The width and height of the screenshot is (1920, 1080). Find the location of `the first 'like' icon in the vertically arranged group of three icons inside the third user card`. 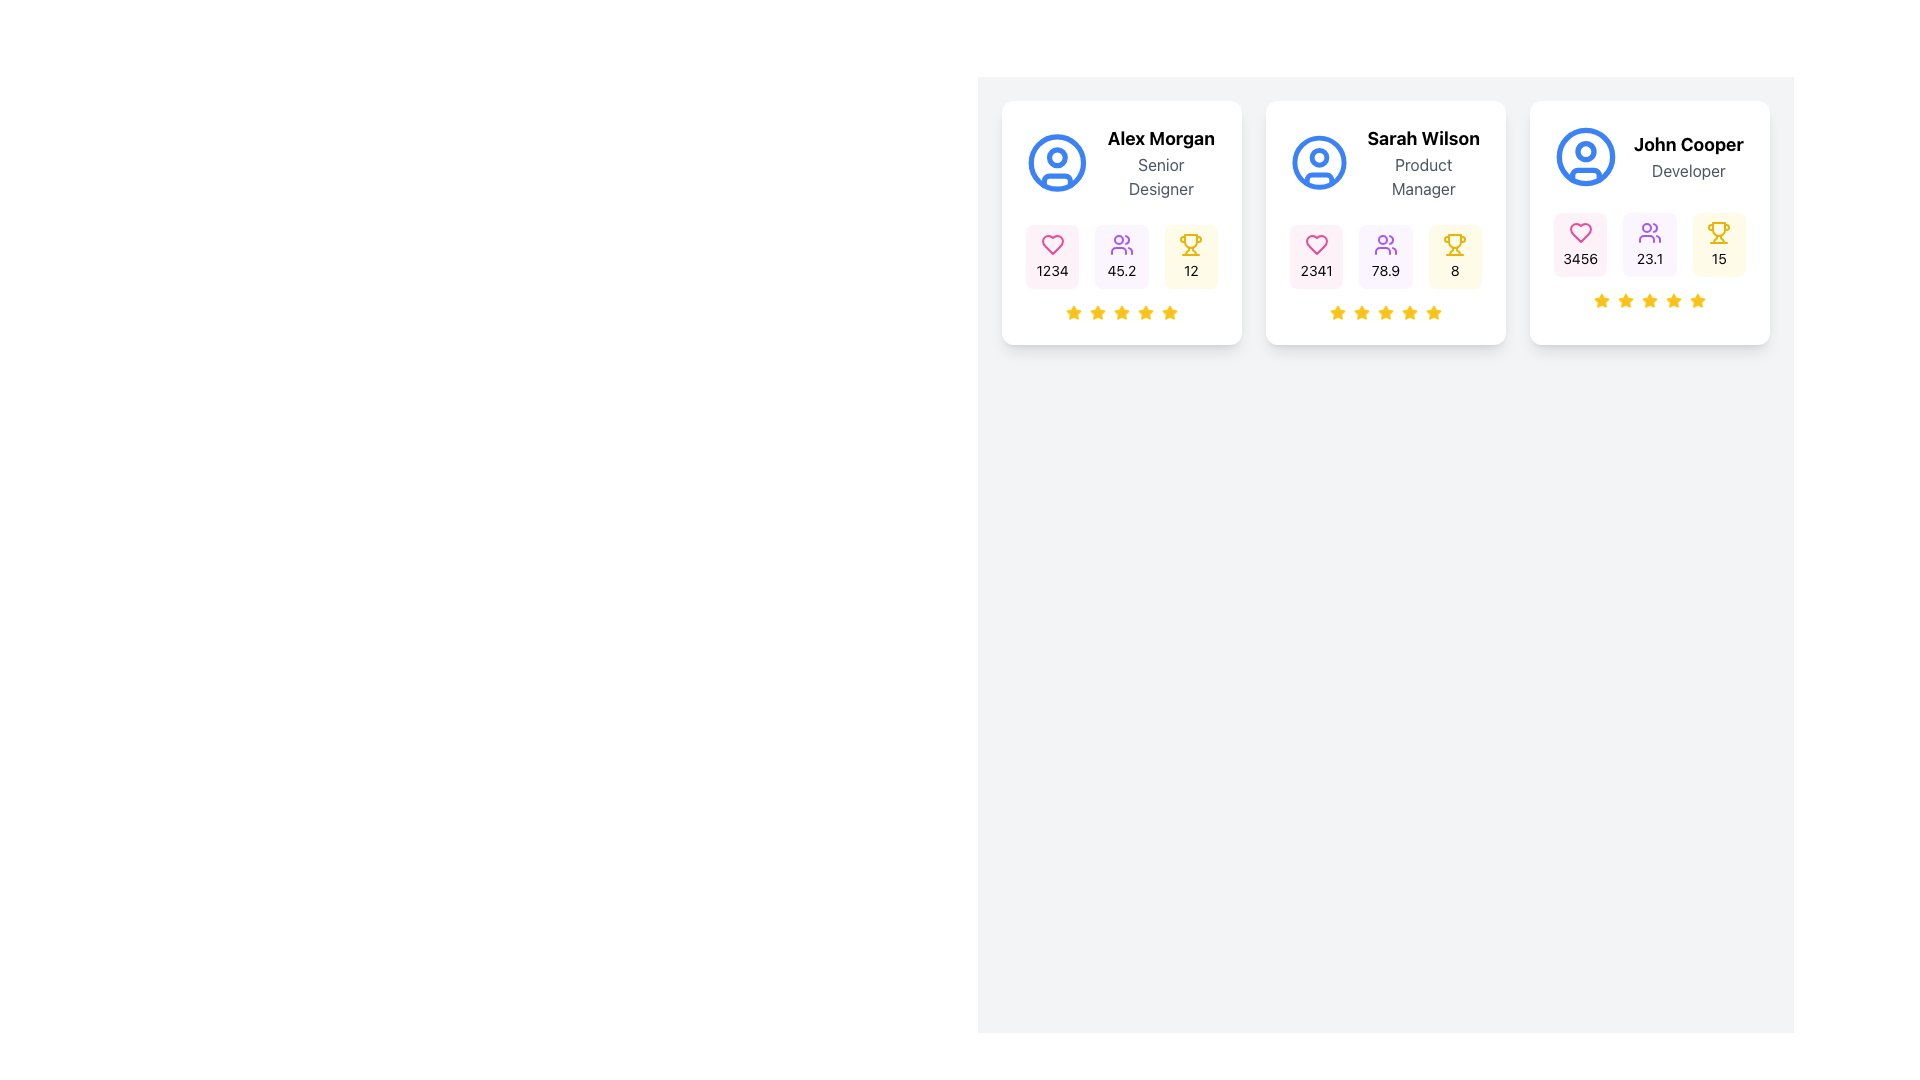

the first 'like' icon in the vertically arranged group of three icons inside the third user card is located at coordinates (1579, 231).